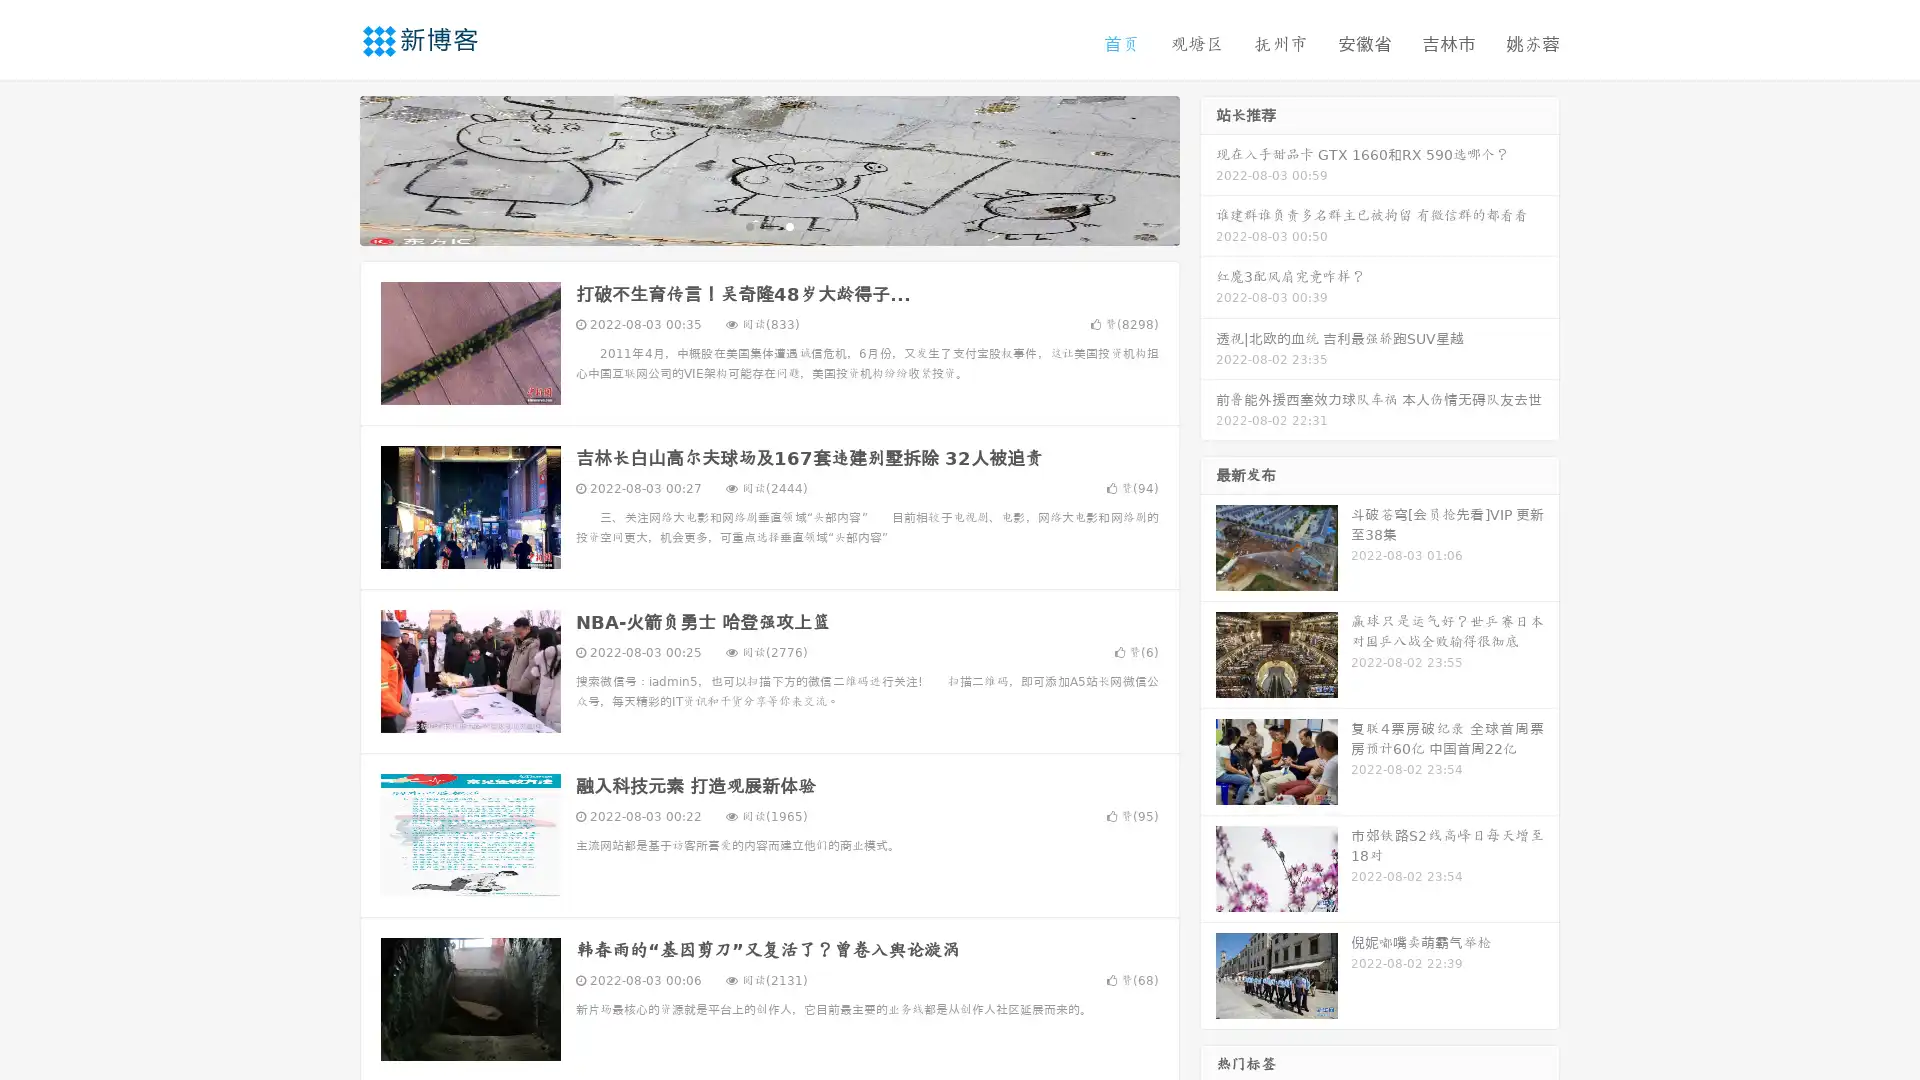 This screenshot has height=1080, width=1920. Describe the element at coordinates (789, 225) in the screenshot. I see `Go to slide 3` at that location.